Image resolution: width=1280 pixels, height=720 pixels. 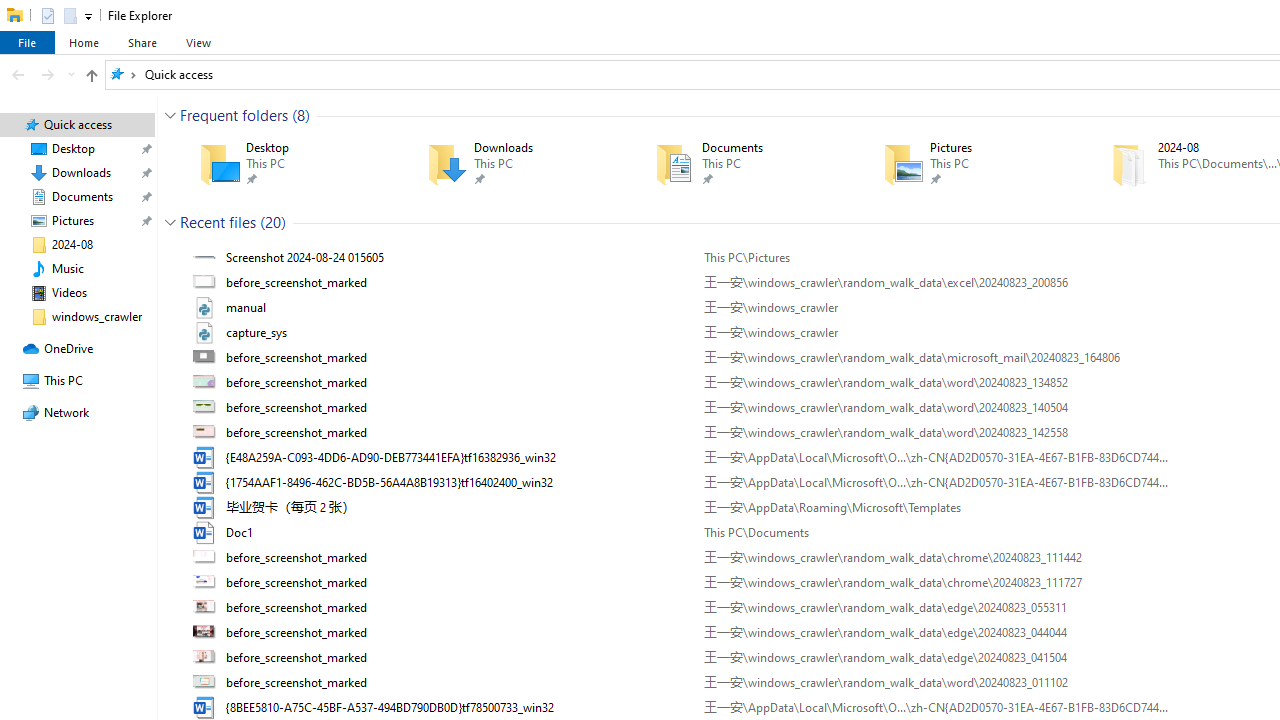 I want to click on 'Back (Alt + Left Arrow)', so click(x=17, y=73).